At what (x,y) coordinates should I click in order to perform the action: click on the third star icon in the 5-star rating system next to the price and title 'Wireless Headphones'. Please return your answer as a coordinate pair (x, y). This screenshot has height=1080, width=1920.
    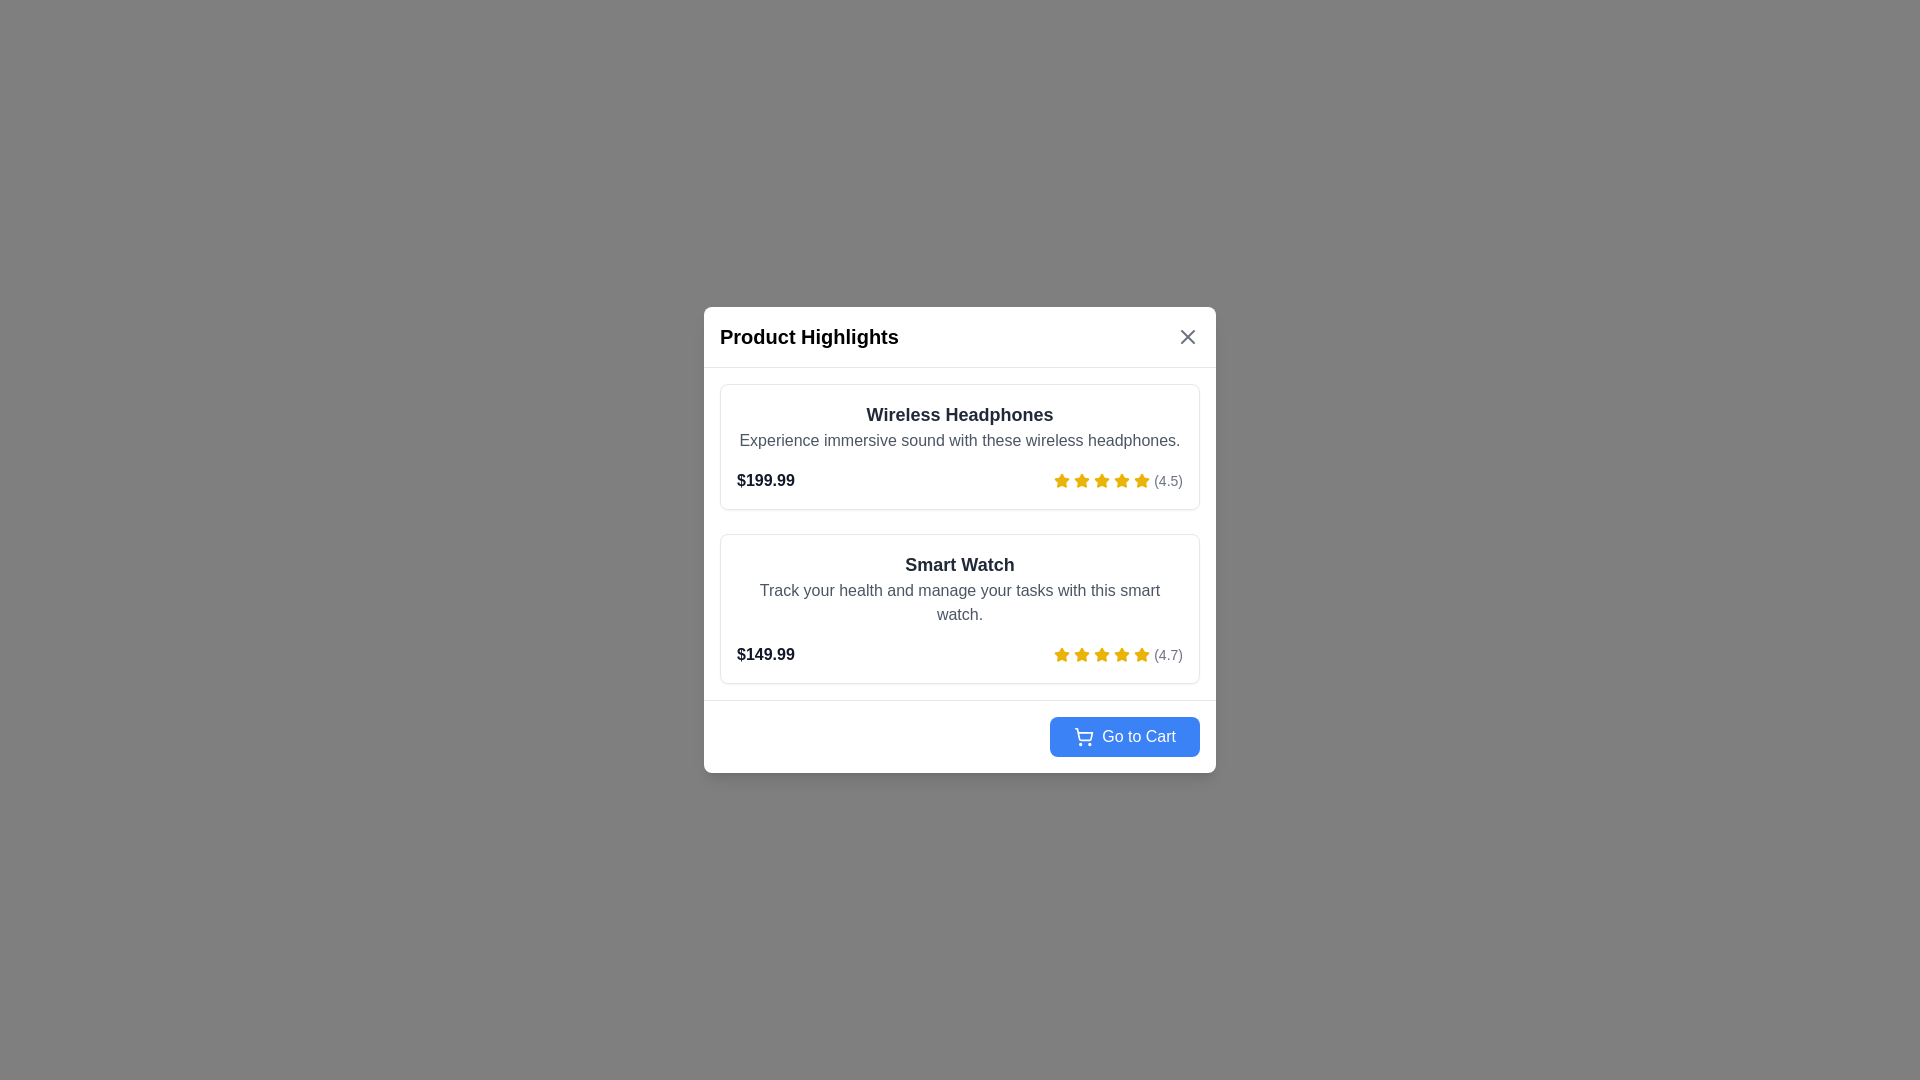
    Looking at the image, I should click on (1081, 481).